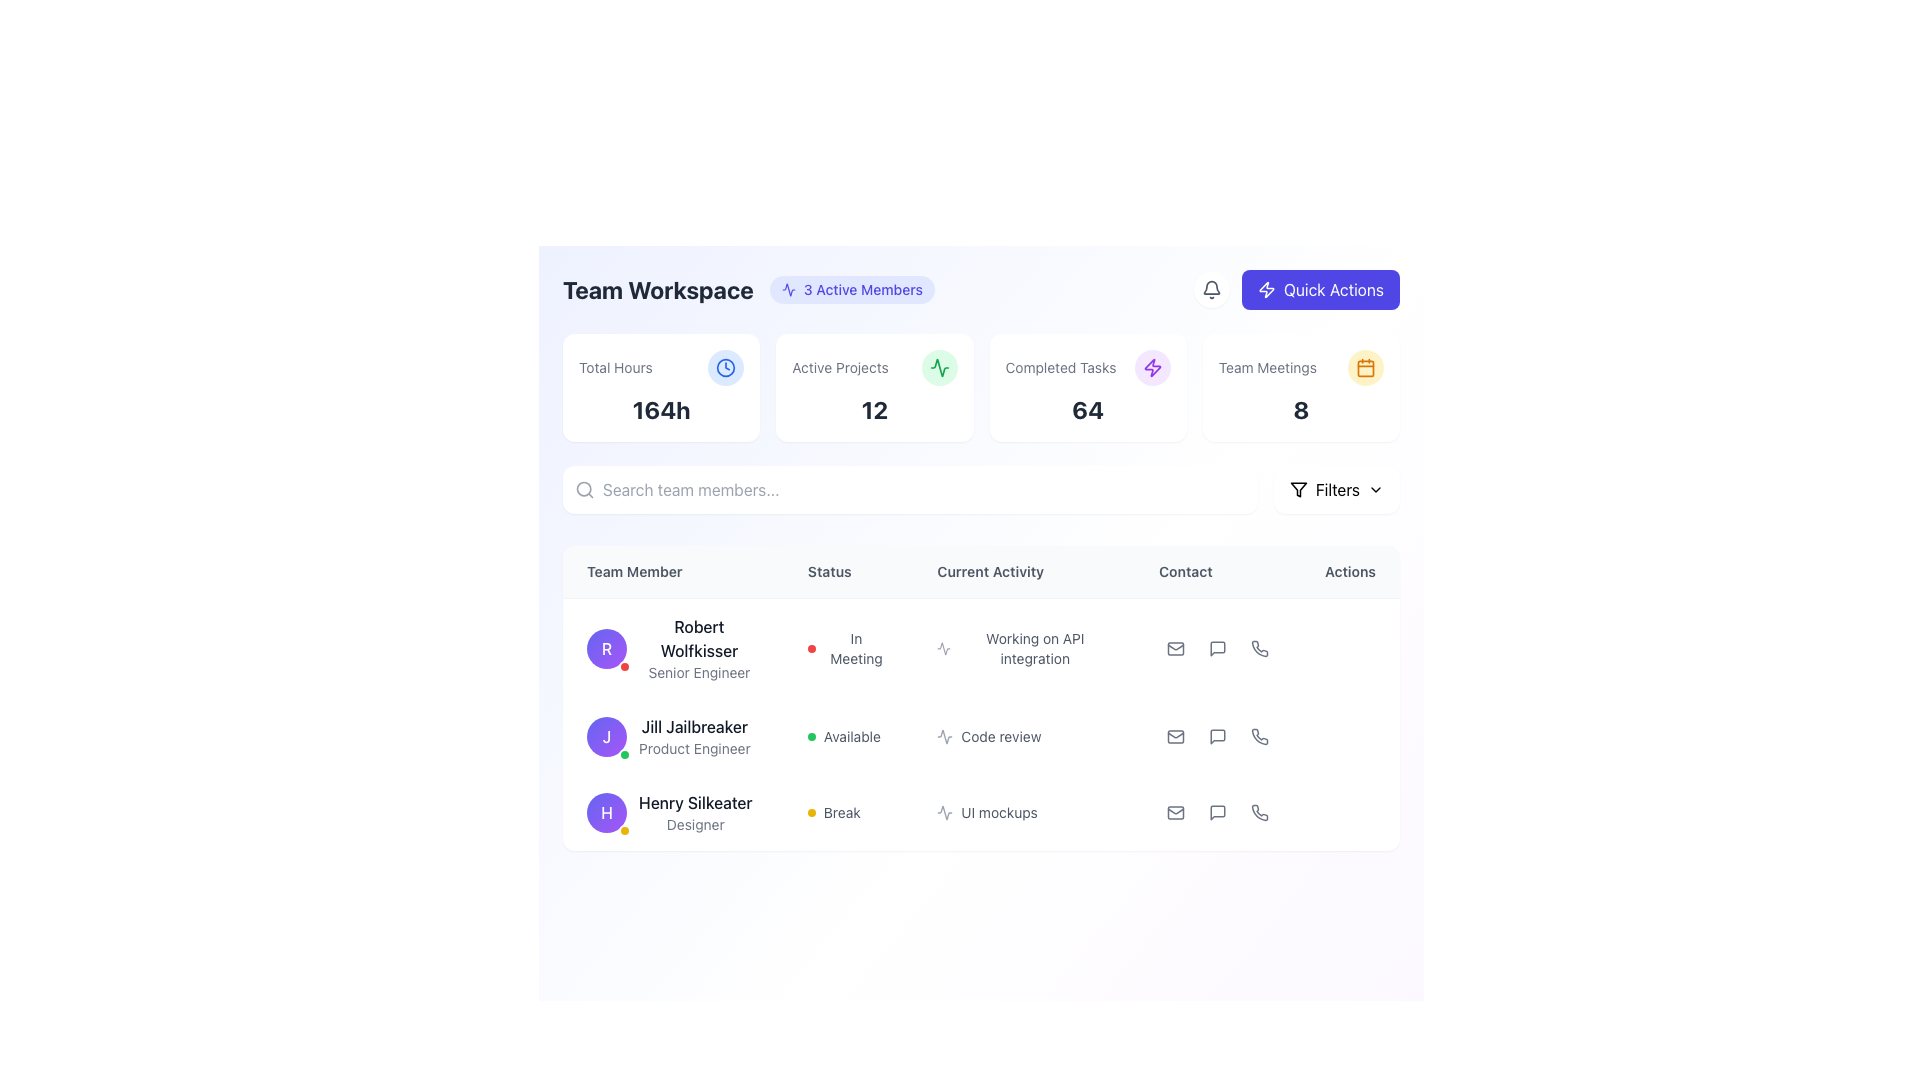 This screenshot has width=1920, height=1080. Describe the element at coordinates (981, 697) in the screenshot. I see `a row in the user data display table located centrally below the 'Team Workspace' section and above the footer of the interface` at that location.